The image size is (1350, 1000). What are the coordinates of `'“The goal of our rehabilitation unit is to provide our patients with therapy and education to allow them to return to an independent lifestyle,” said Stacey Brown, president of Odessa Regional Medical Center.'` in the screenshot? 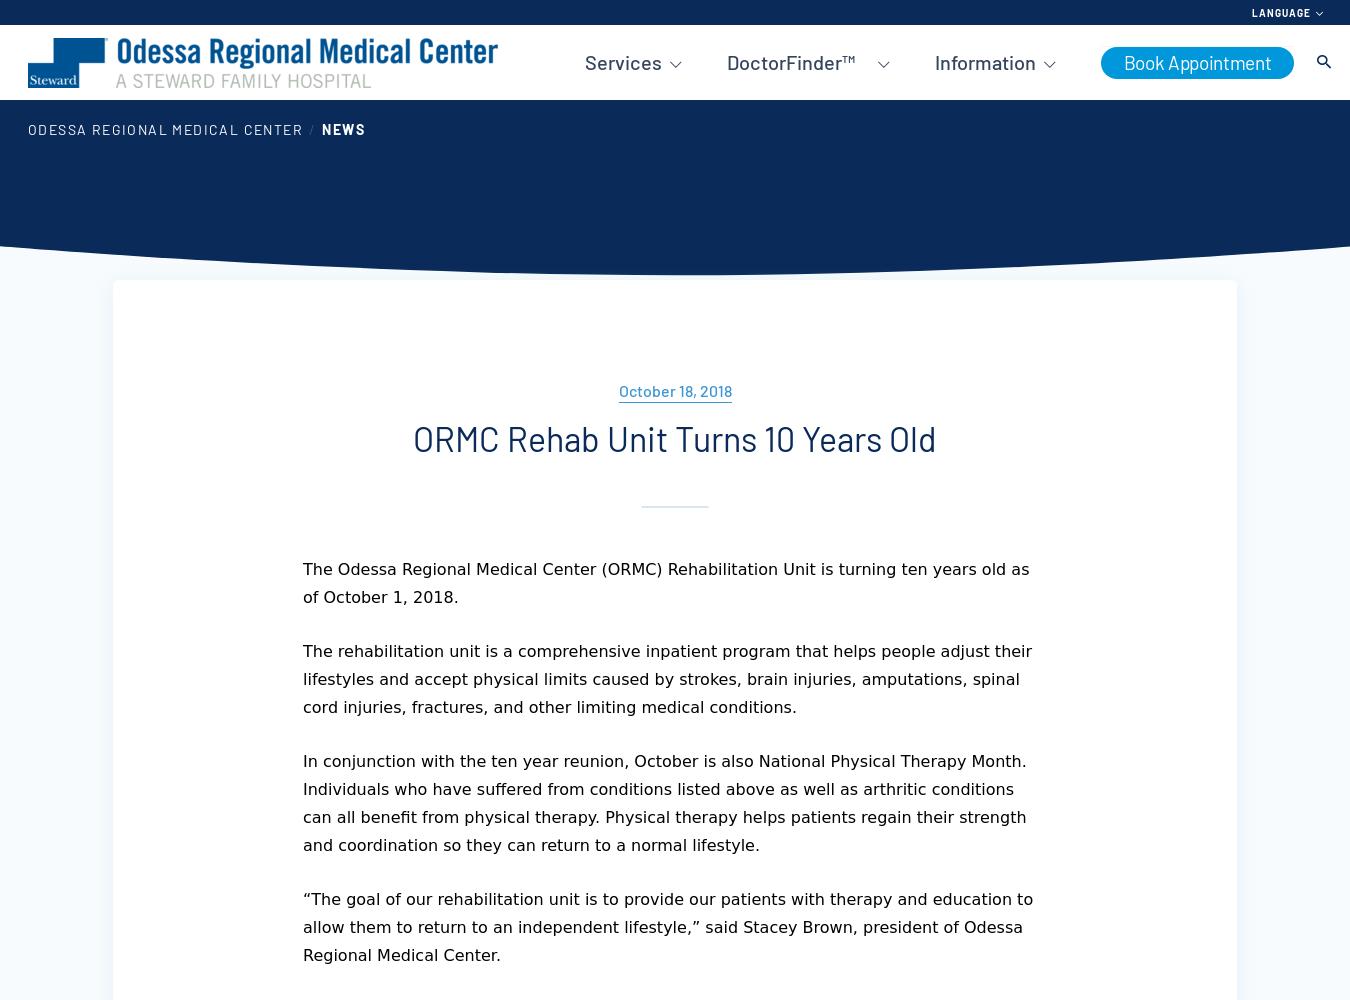 It's located at (301, 927).